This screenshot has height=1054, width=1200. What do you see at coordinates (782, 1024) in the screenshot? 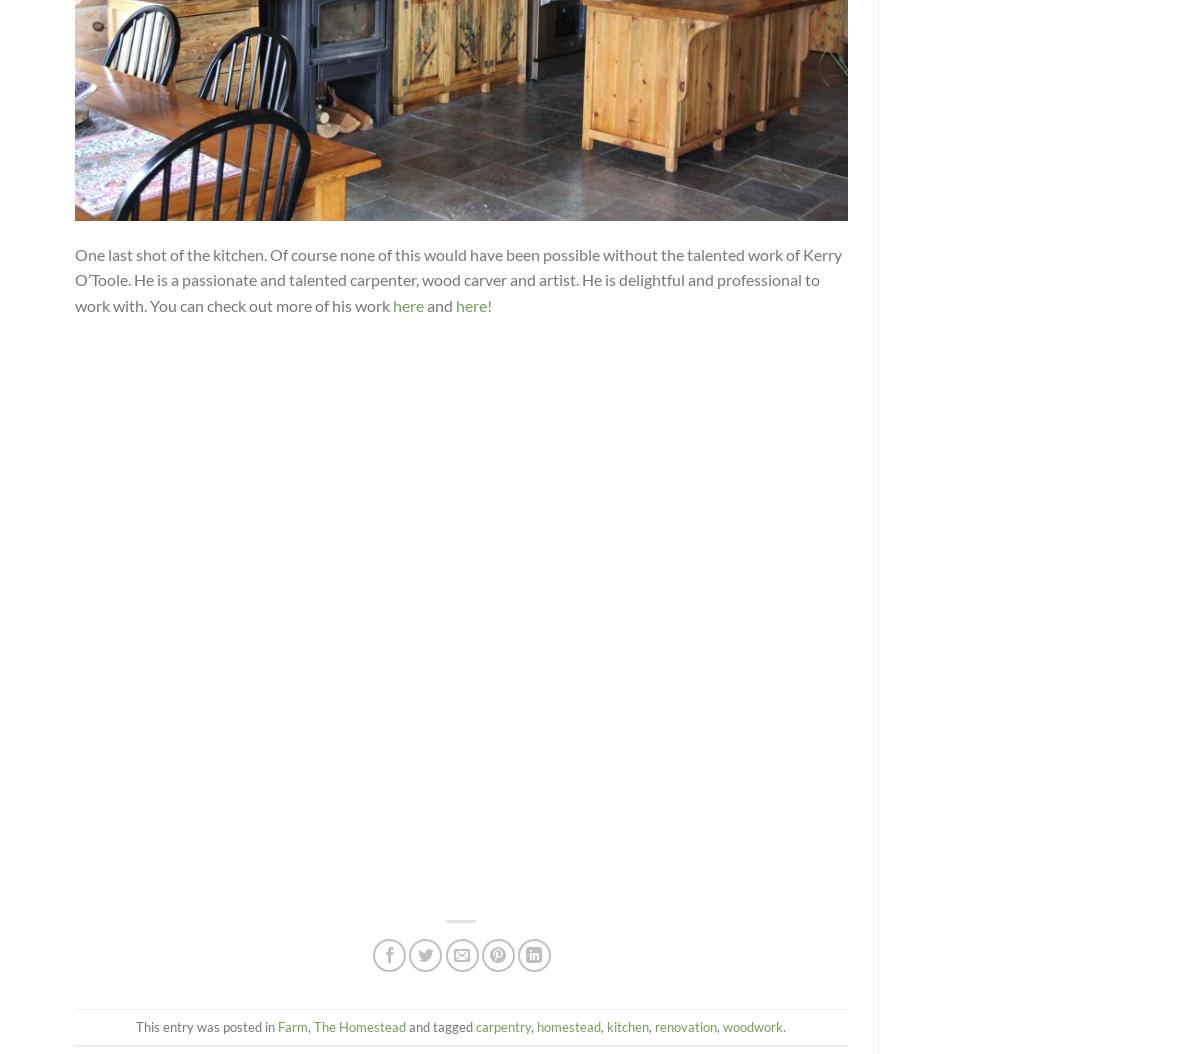
I see `'.'` at bounding box center [782, 1024].